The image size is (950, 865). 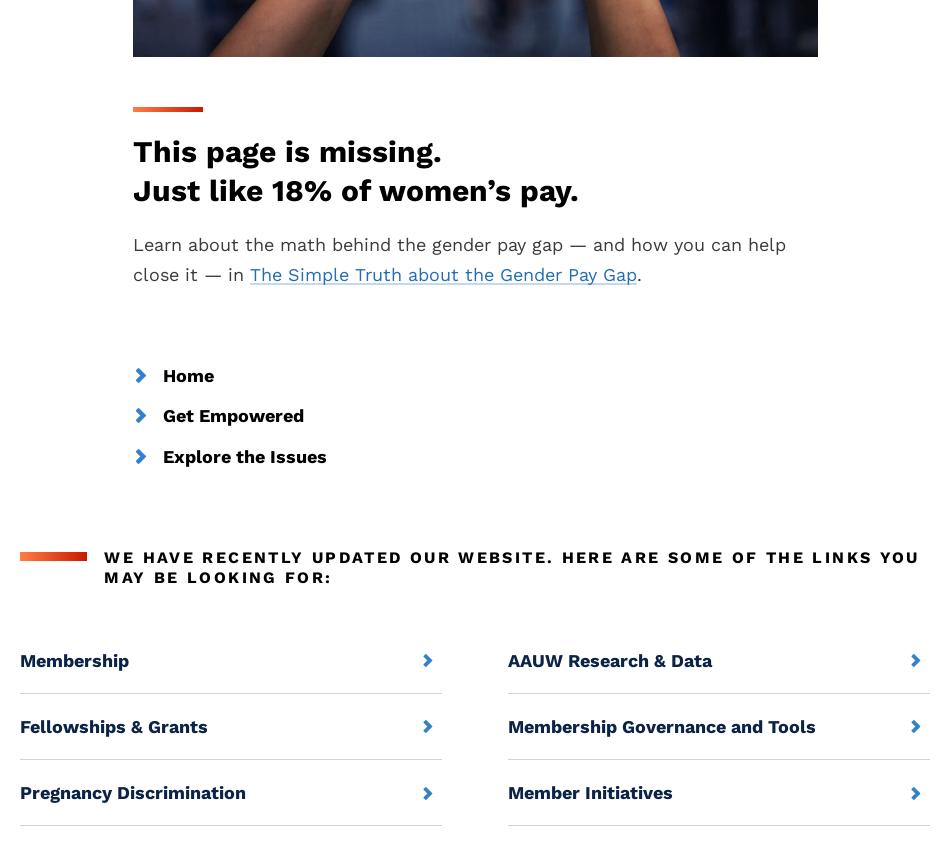 What do you see at coordinates (20, 791) in the screenshot?
I see `'Pregnancy Discrimination'` at bounding box center [20, 791].